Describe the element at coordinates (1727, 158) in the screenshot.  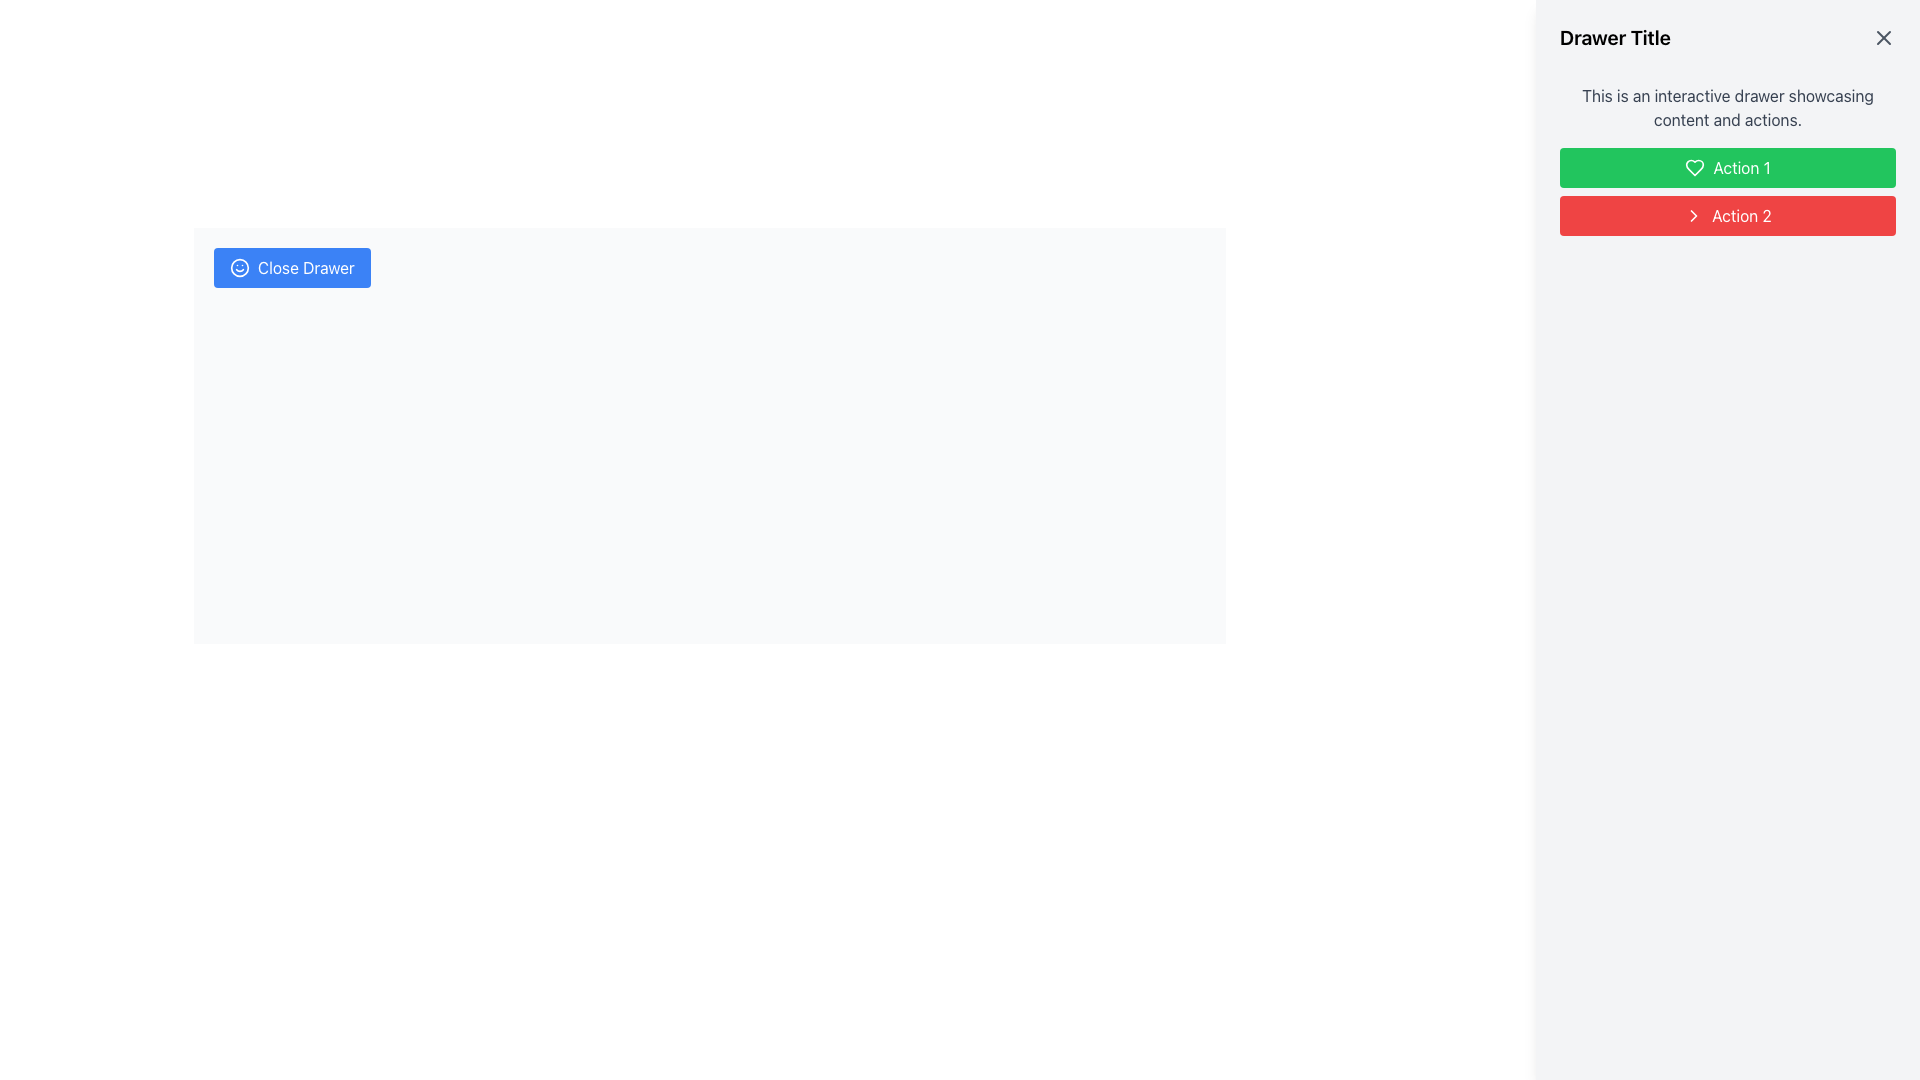
I see `the 'Action 2' button in the interactive drawer located in the upper section of the sidebar drawer titled 'Drawer Title'` at that location.